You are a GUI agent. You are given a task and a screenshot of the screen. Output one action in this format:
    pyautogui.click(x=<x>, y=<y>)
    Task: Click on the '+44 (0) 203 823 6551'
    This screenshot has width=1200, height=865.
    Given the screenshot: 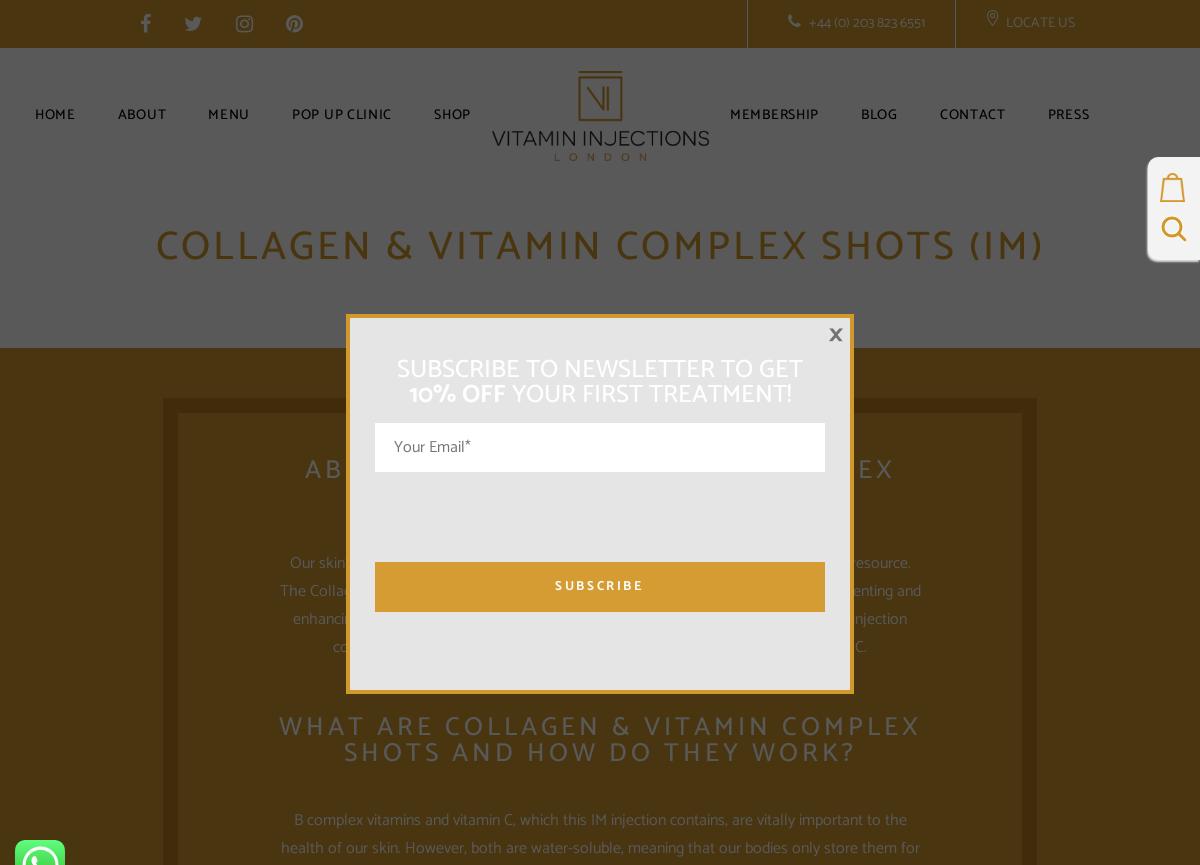 What is the action you would take?
    pyautogui.click(x=864, y=23)
    